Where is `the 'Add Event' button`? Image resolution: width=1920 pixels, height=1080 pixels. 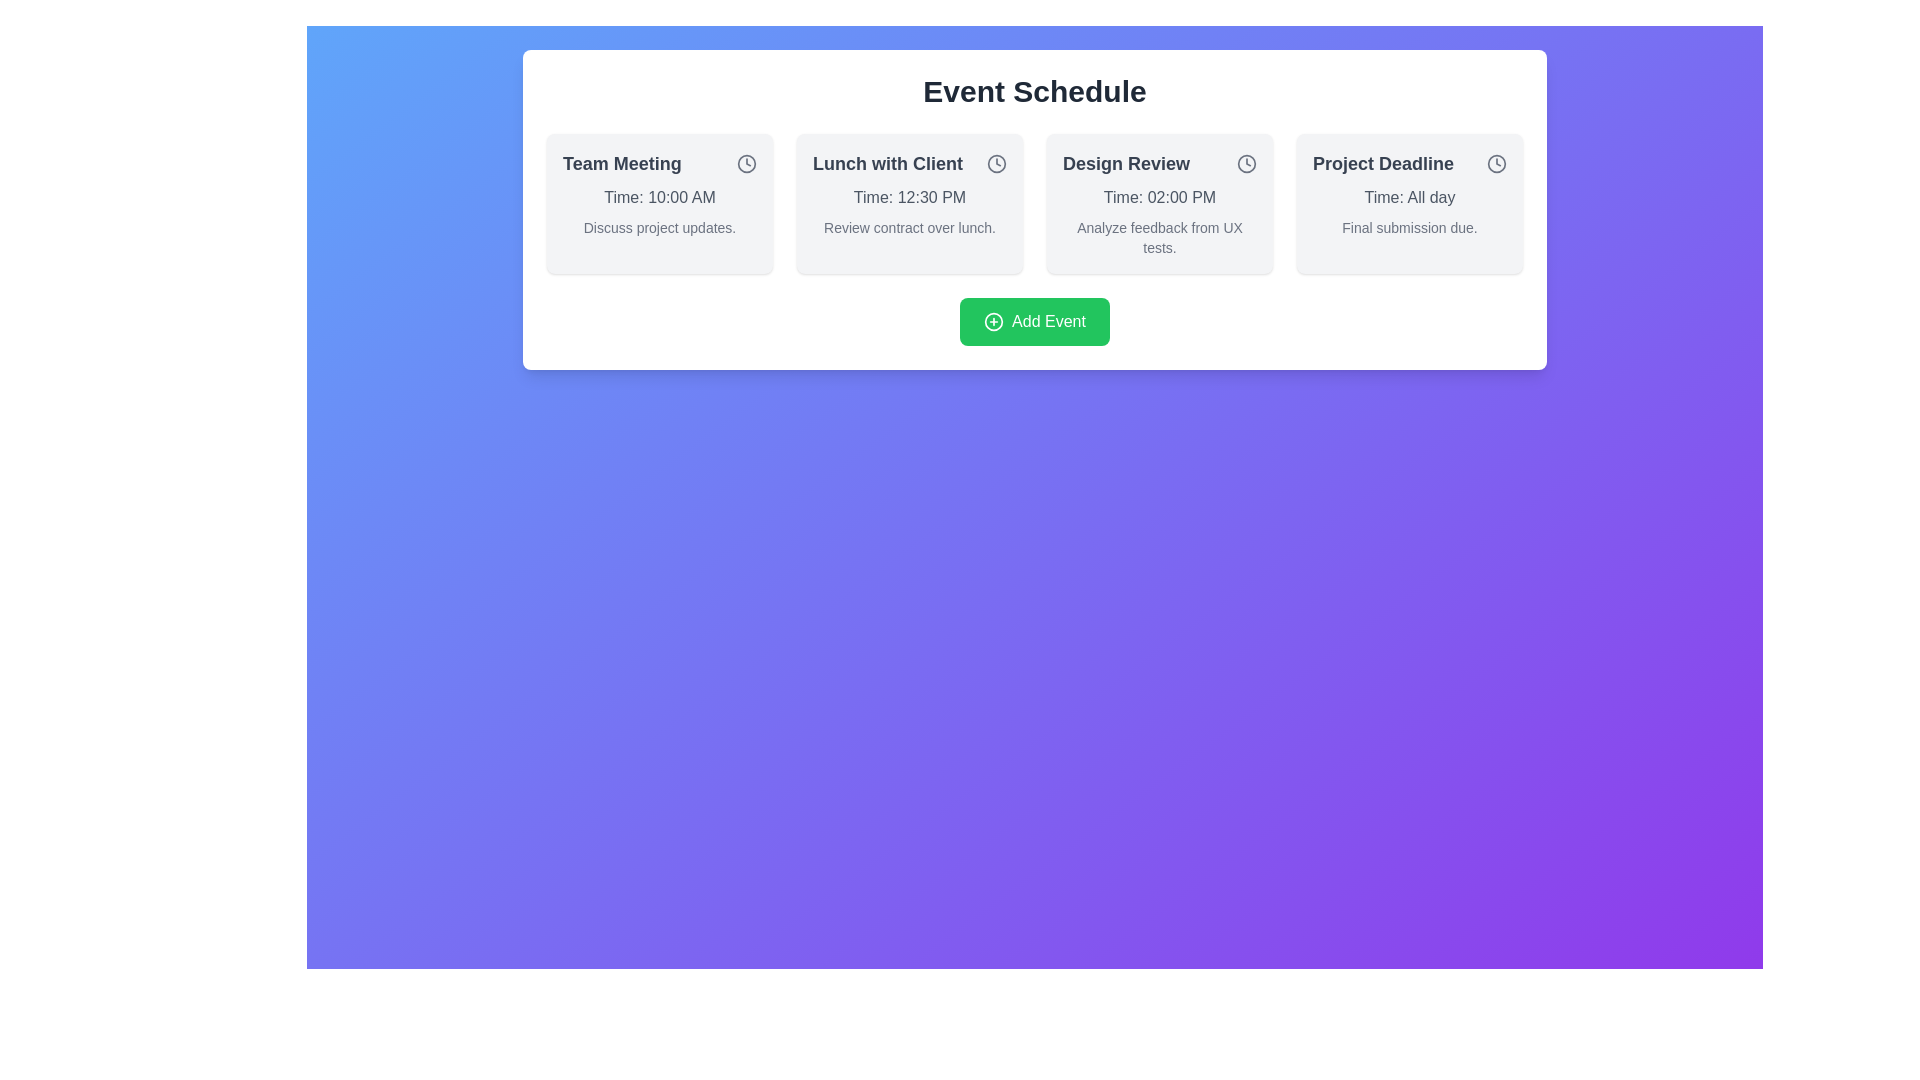 the 'Add Event' button is located at coordinates (1035, 320).